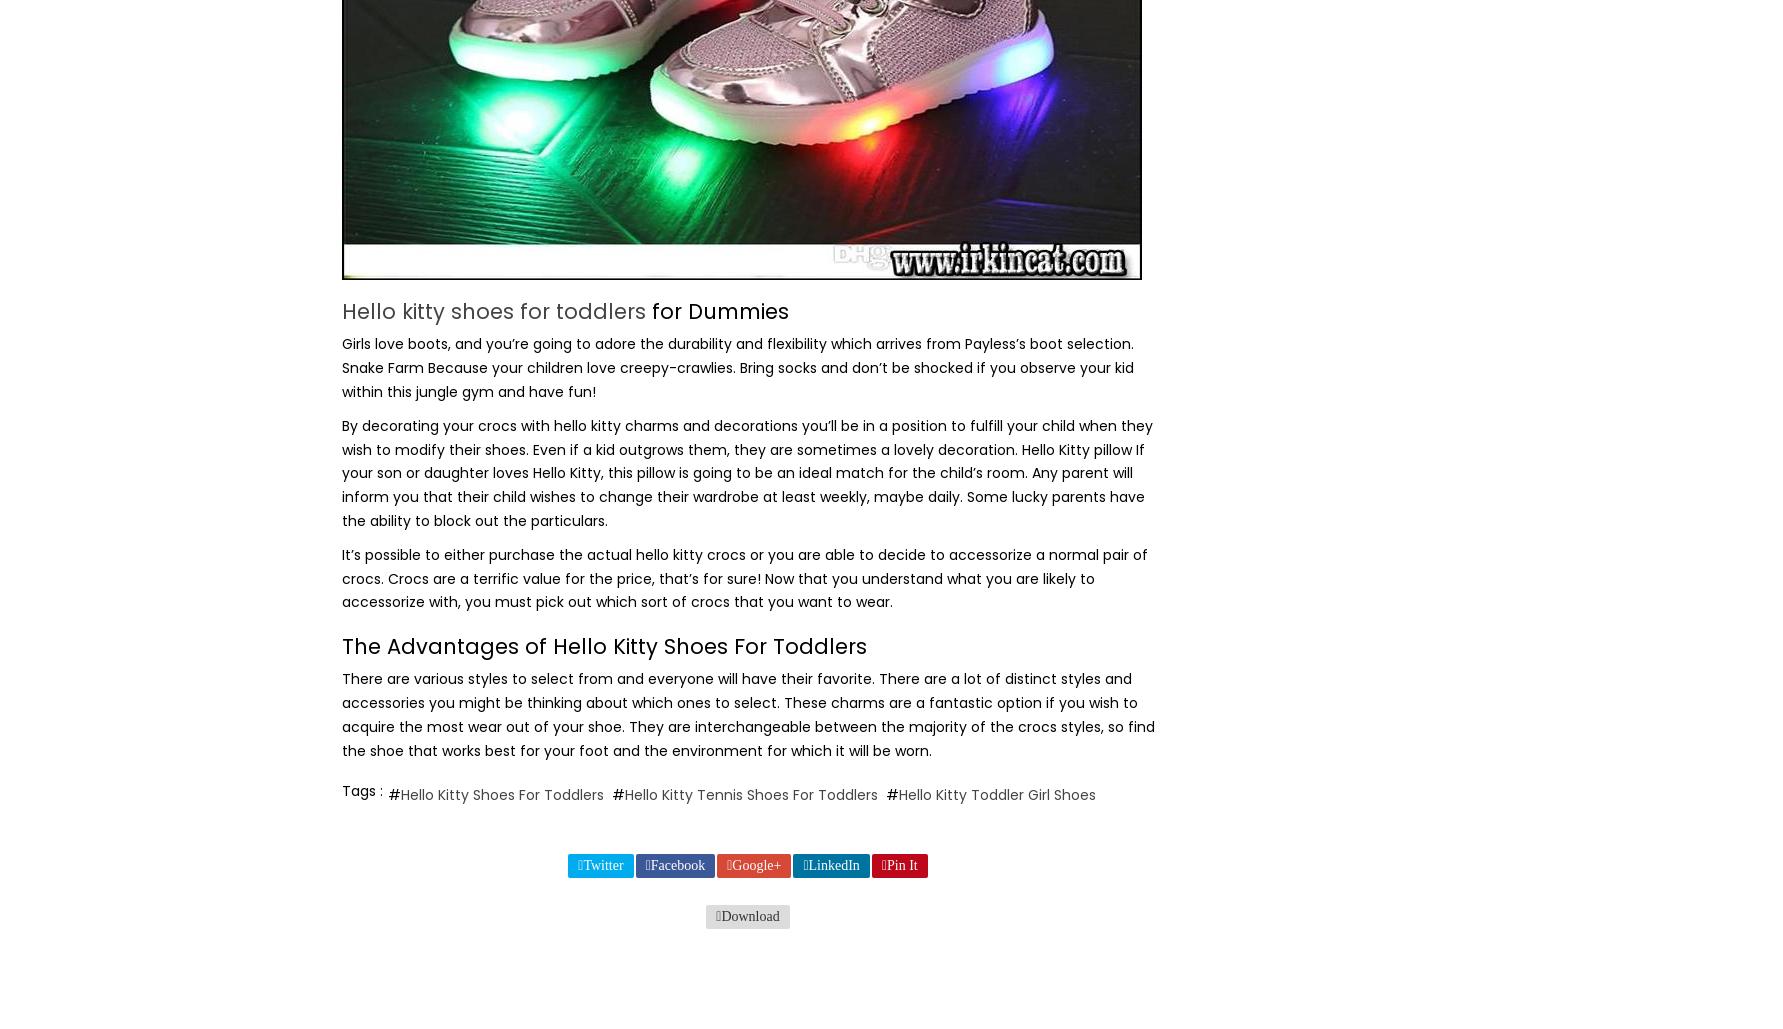 Image resolution: width=1783 pixels, height=1029 pixels. I want to click on 'Google+', so click(755, 863).